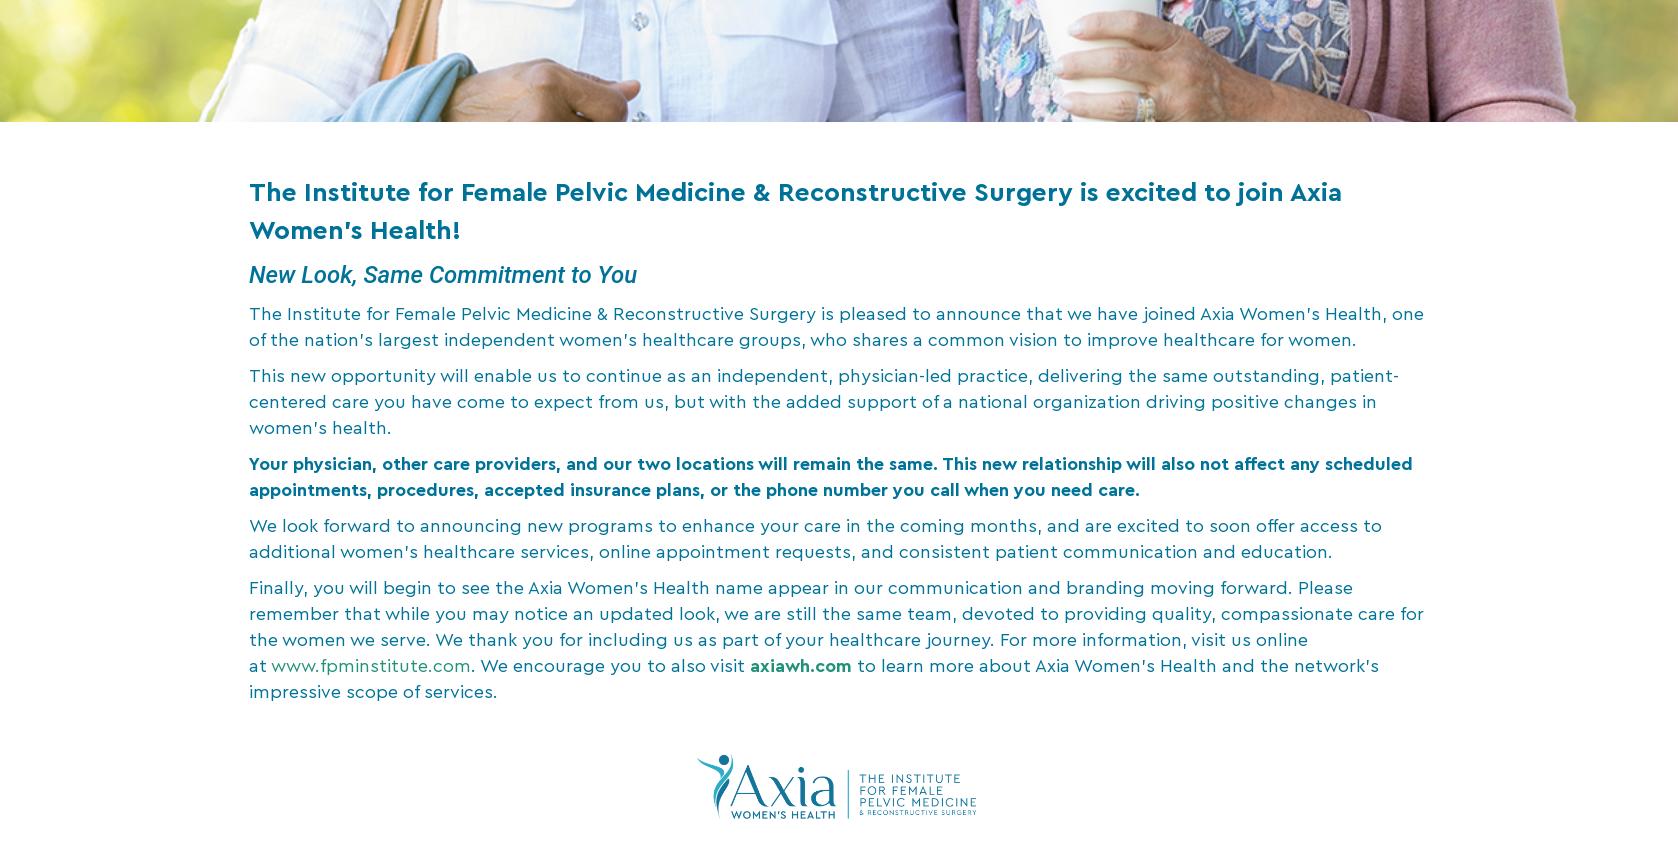 The width and height of the screenshot is (1678, 859). Describe the element at coordinates (829, 474) in the screenshot. I see `'Your physician, other care providers, and our two locations will remain the same. This new relationship will also not affect any scheduled appointments, procedures, accepted insurance plans, or the phone number you call when you need care.'` at that location.